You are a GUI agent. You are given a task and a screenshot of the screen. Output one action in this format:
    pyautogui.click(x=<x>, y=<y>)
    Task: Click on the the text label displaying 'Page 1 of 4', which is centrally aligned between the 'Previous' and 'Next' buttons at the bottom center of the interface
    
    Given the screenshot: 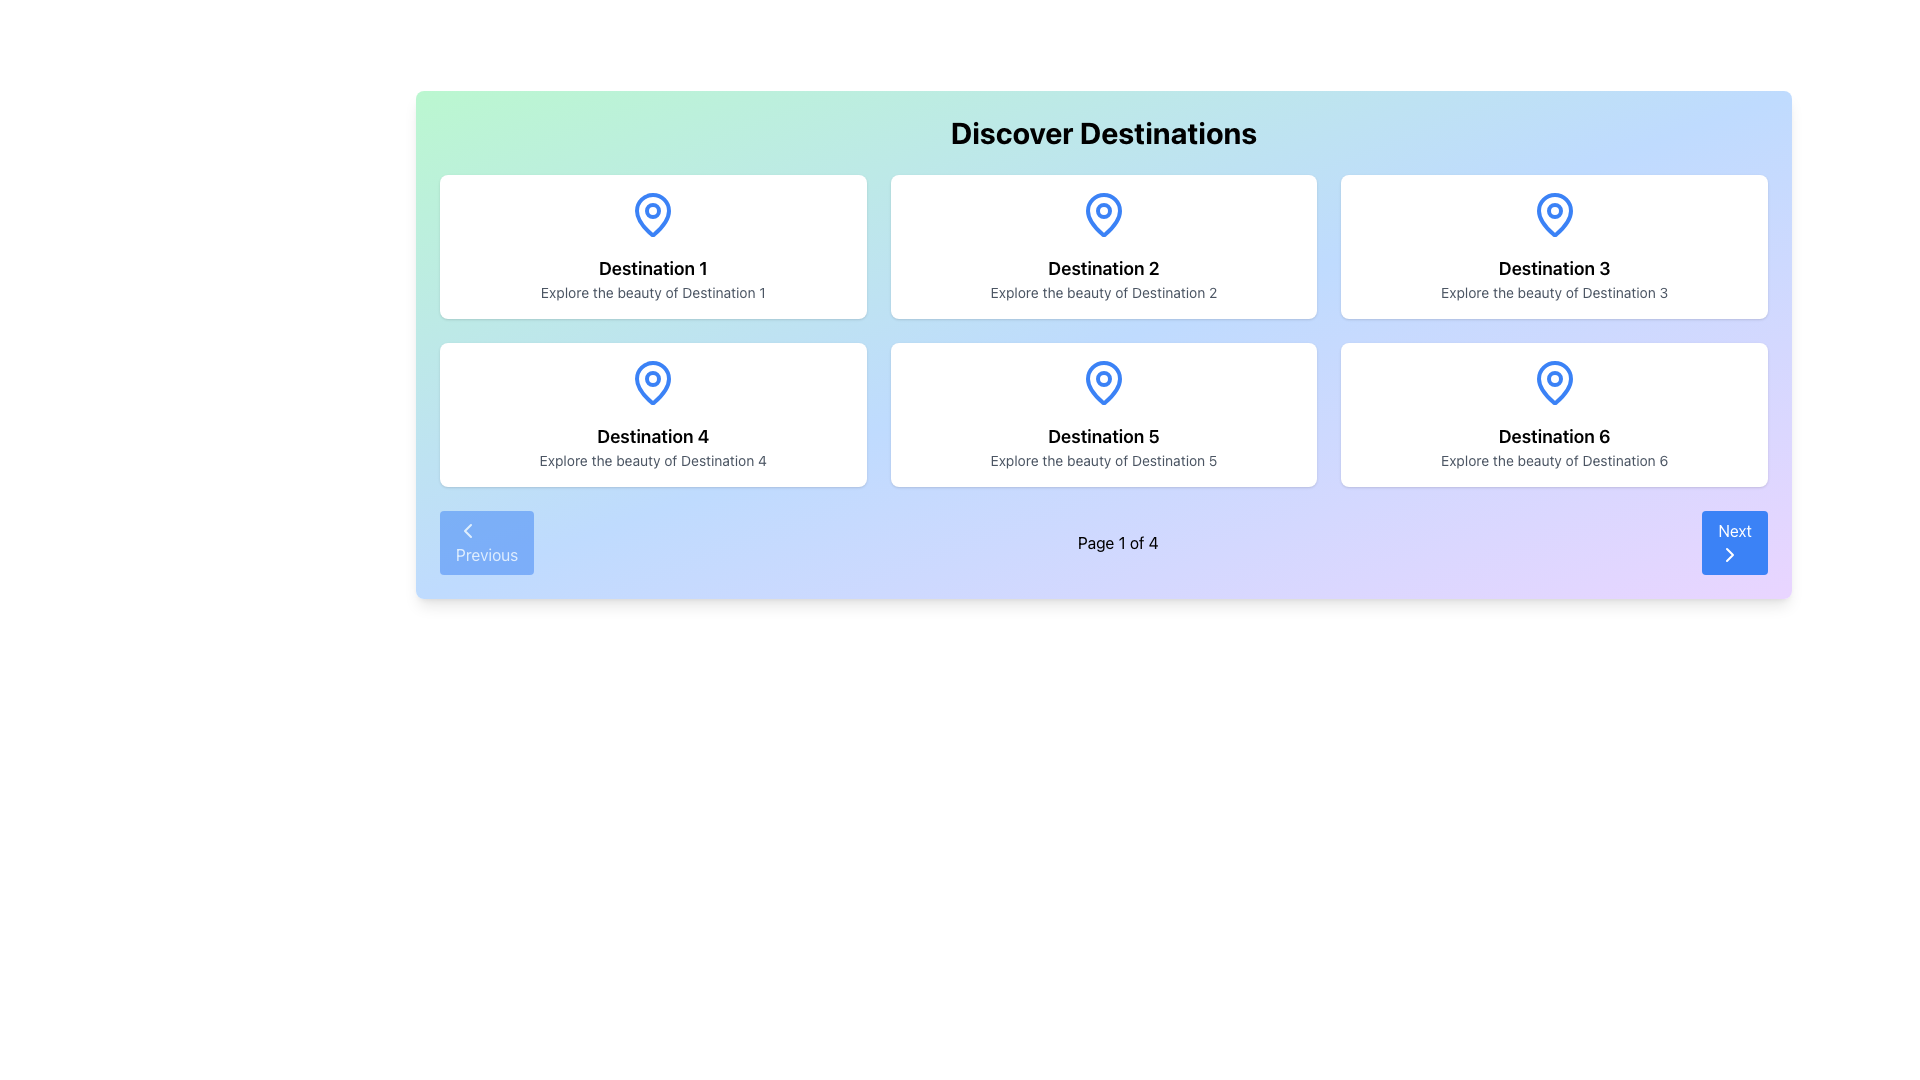 What is the action you would take?
    pyautogui.click(x=1117, y=543)
    